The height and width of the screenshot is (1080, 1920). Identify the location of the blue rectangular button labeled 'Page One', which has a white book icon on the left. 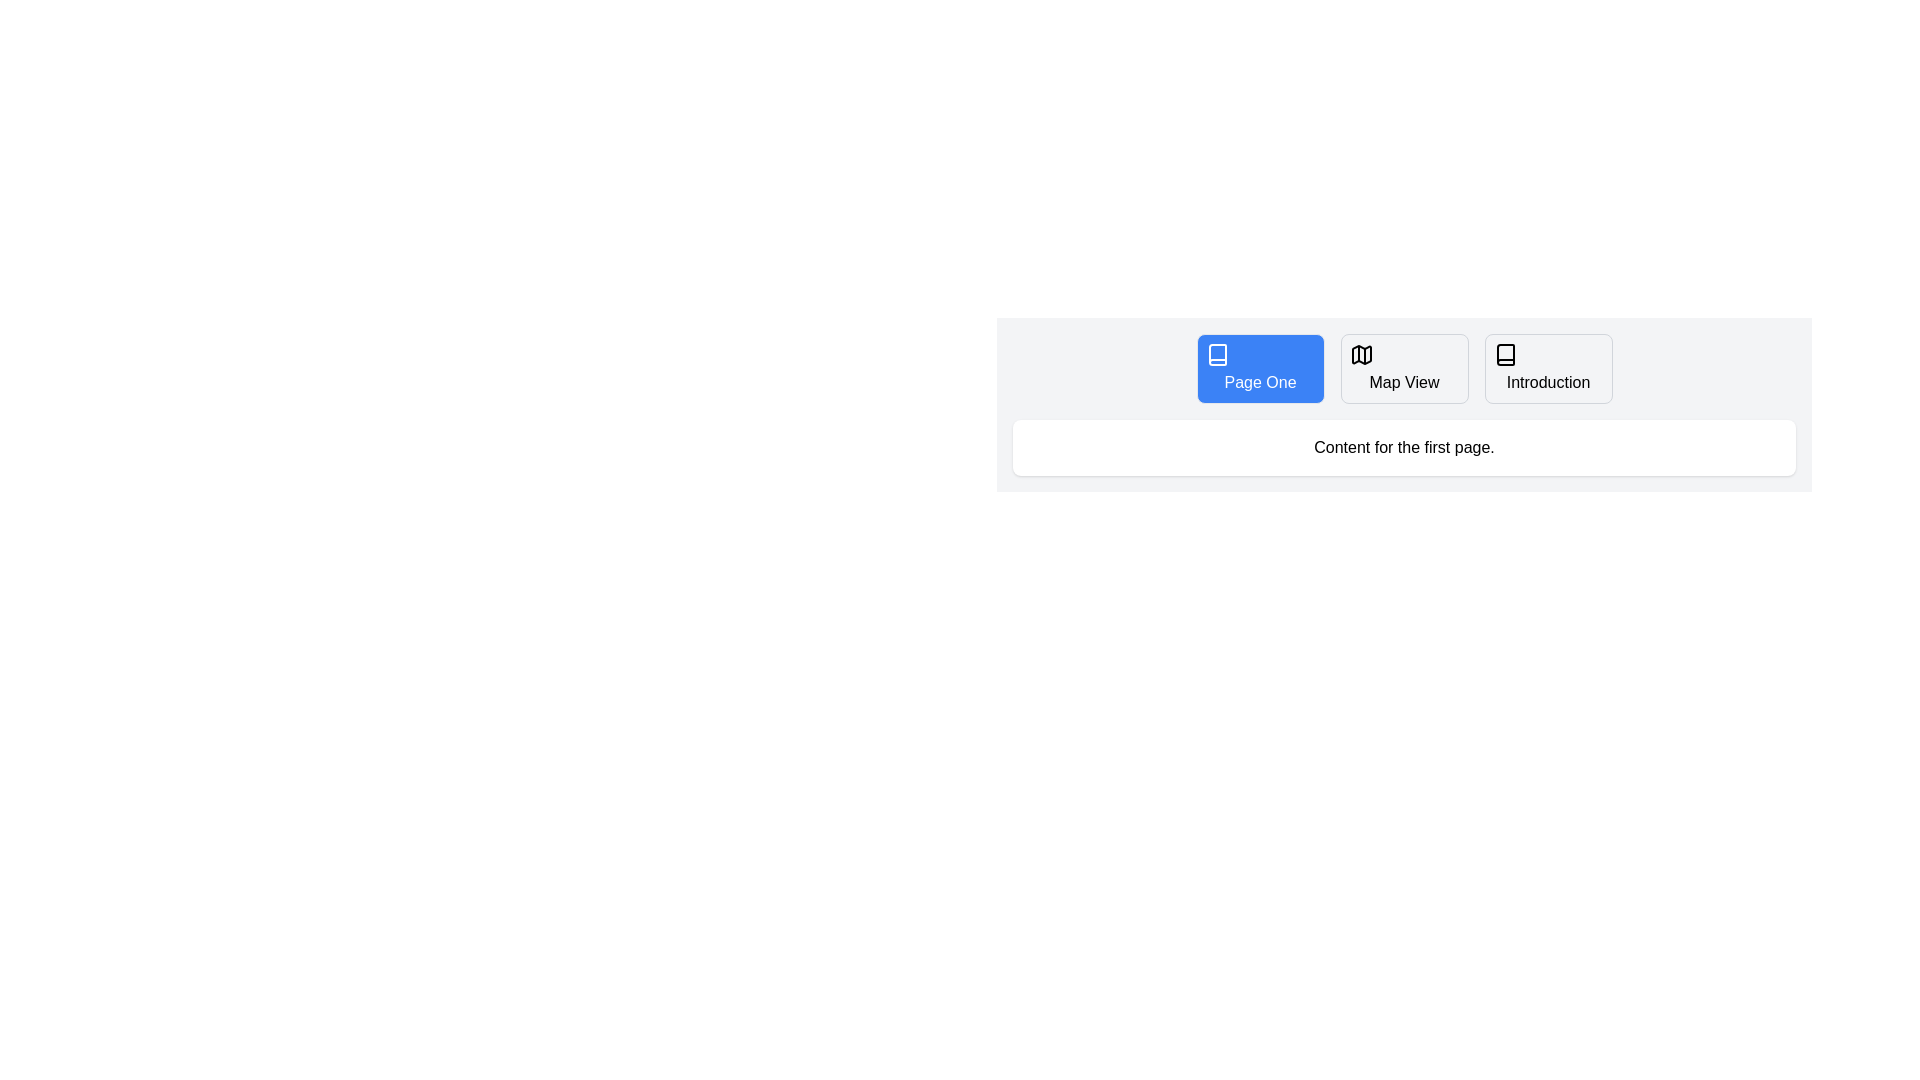
(1259, 369).